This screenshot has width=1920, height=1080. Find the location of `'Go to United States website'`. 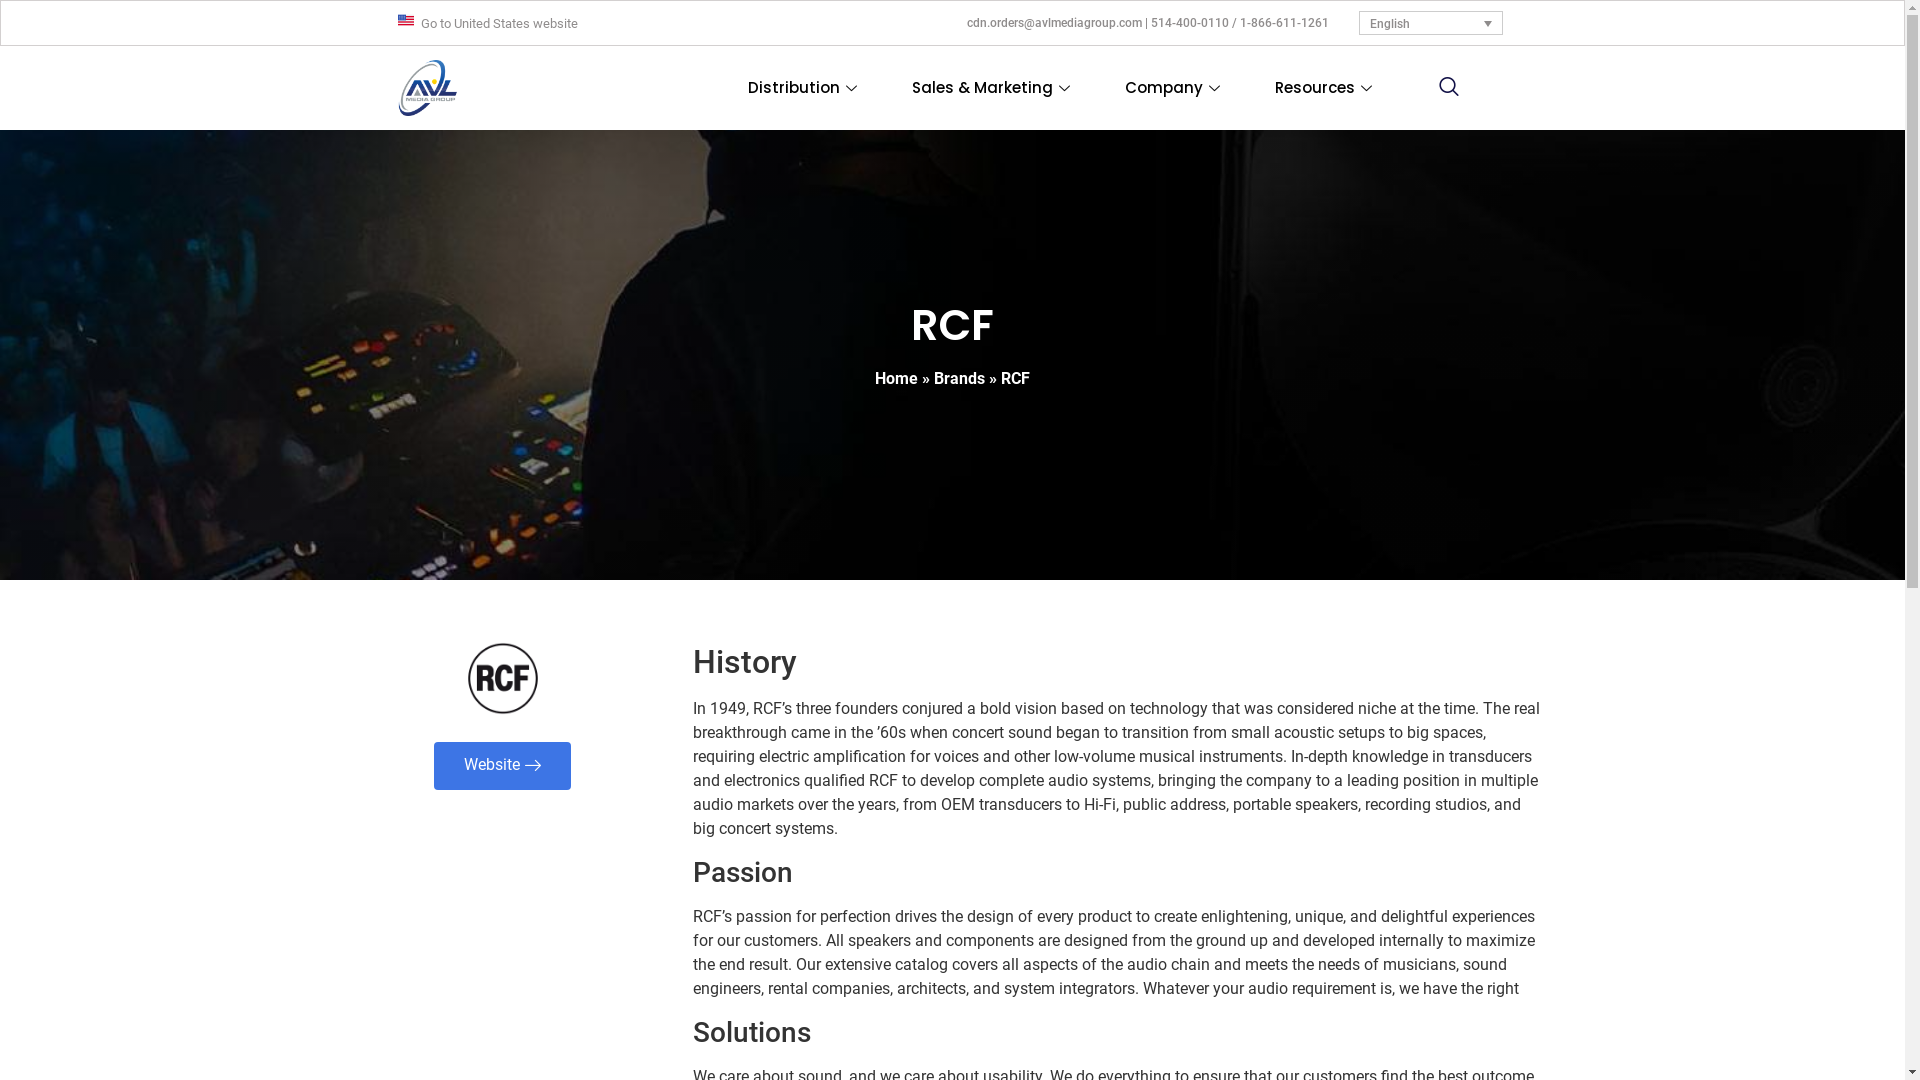

'Go to United States website' is located at coordinates (499, 23).